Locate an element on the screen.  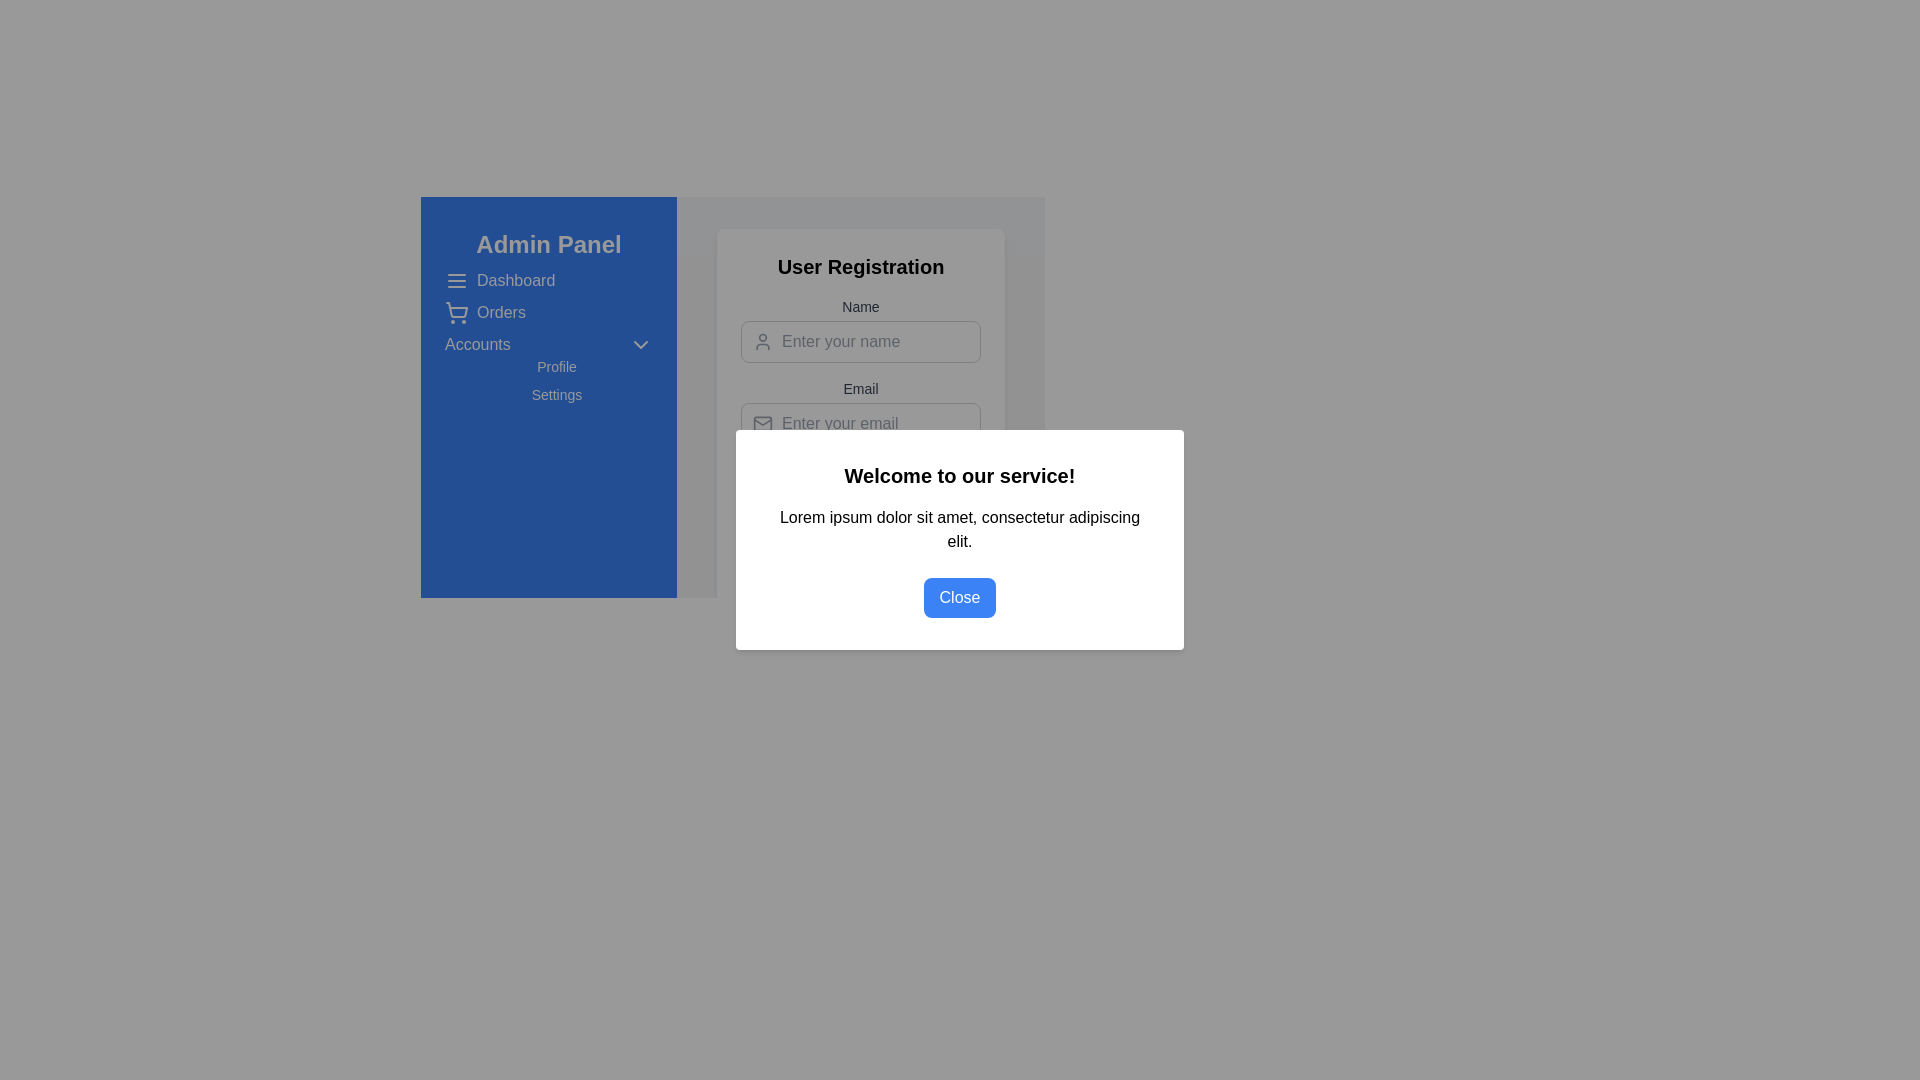
the text label reading 'Email' which is styled in a medium font size and gray color, located above the email input field in the 'User Registration' form is located at coordinates (860, 389).